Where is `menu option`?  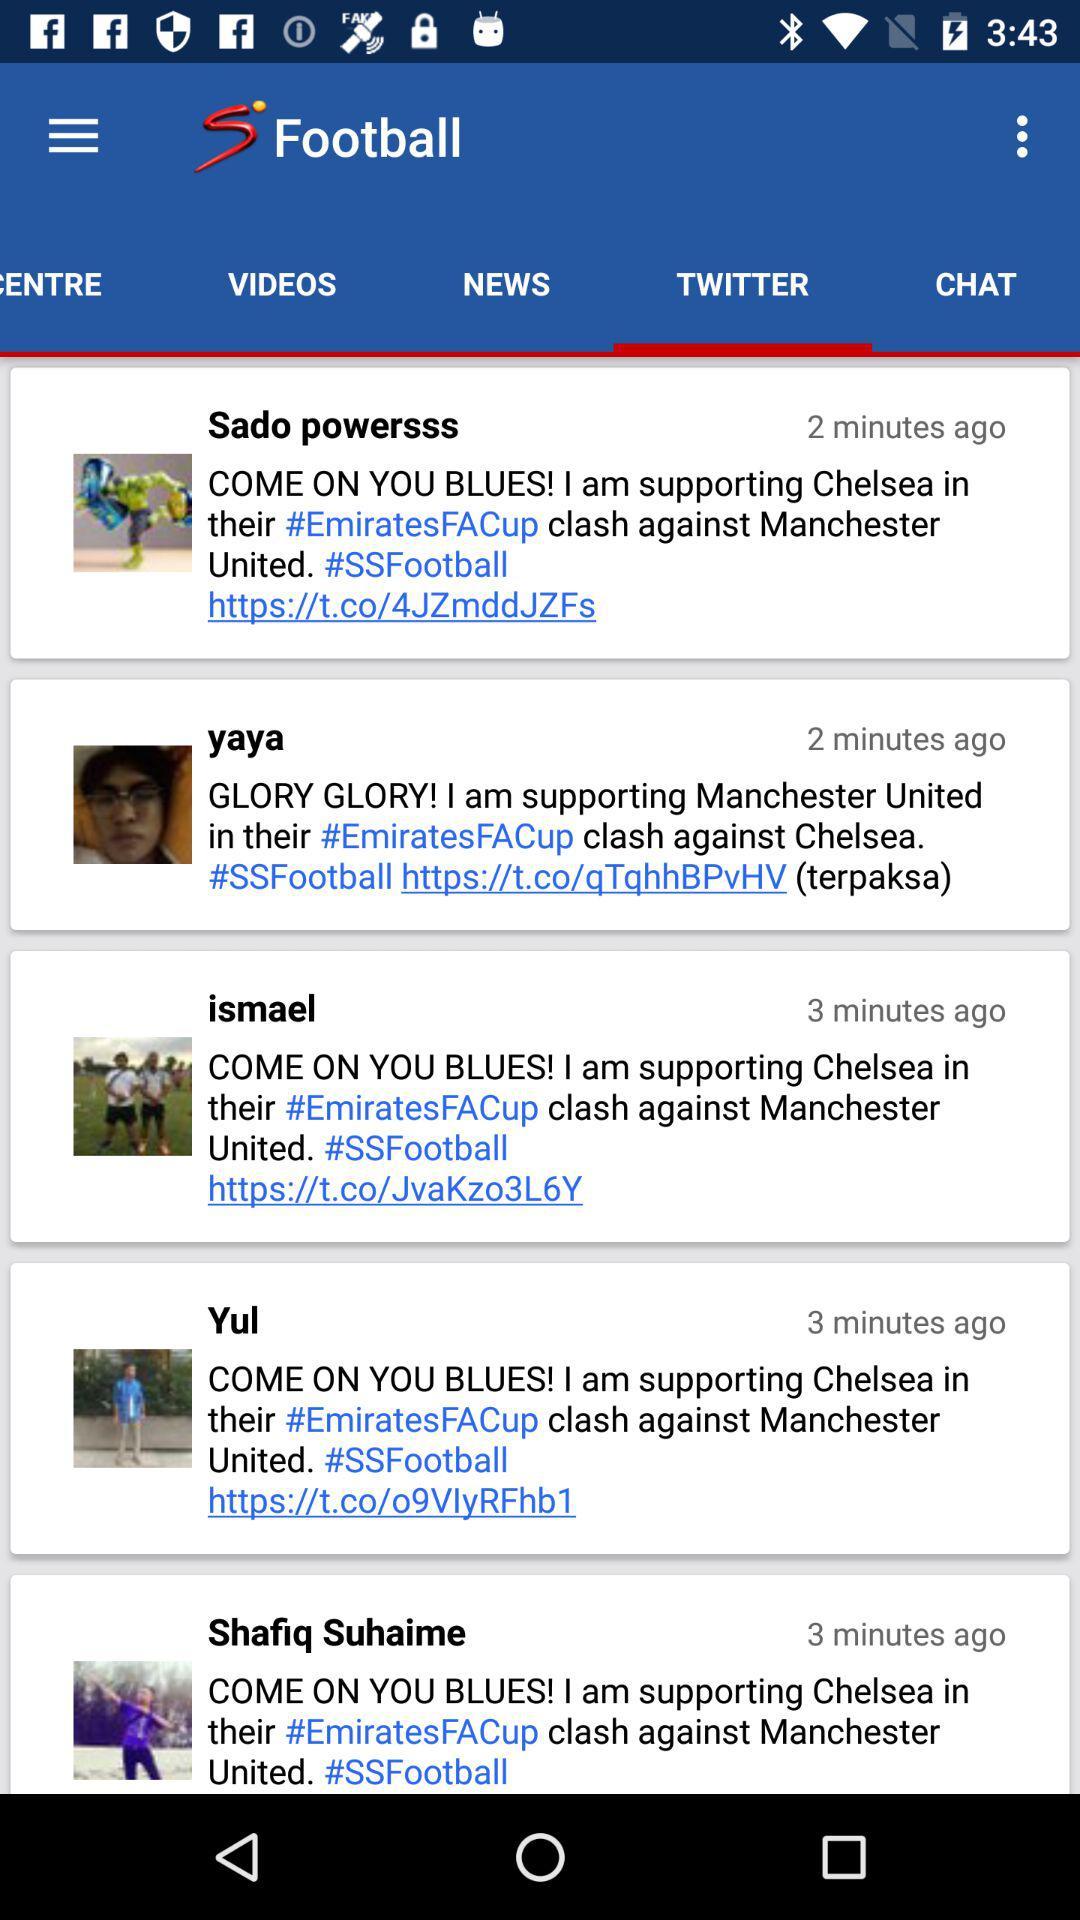 menu option is located at coordinates (72, 135).